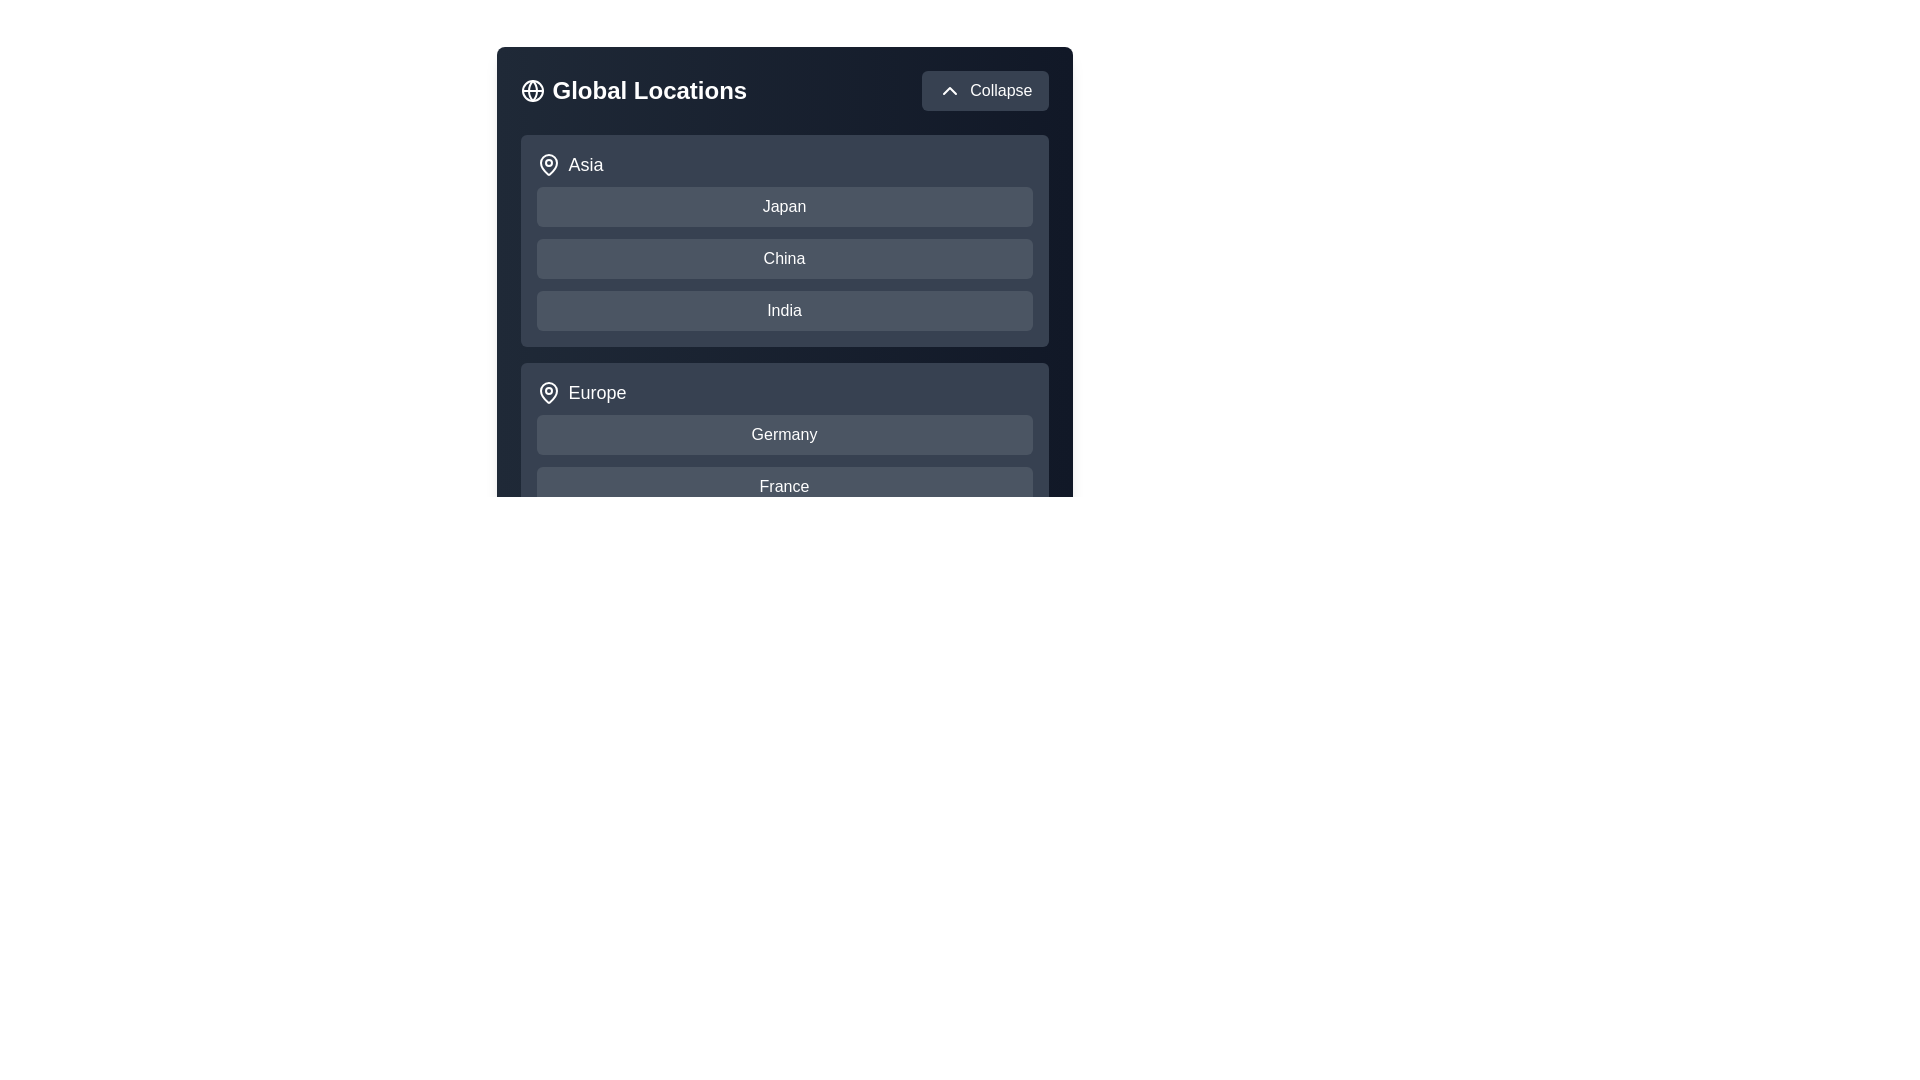 The height and width of the screenshot is (1080, 1920). I want to click on the country India to select it, so click(783, 311).